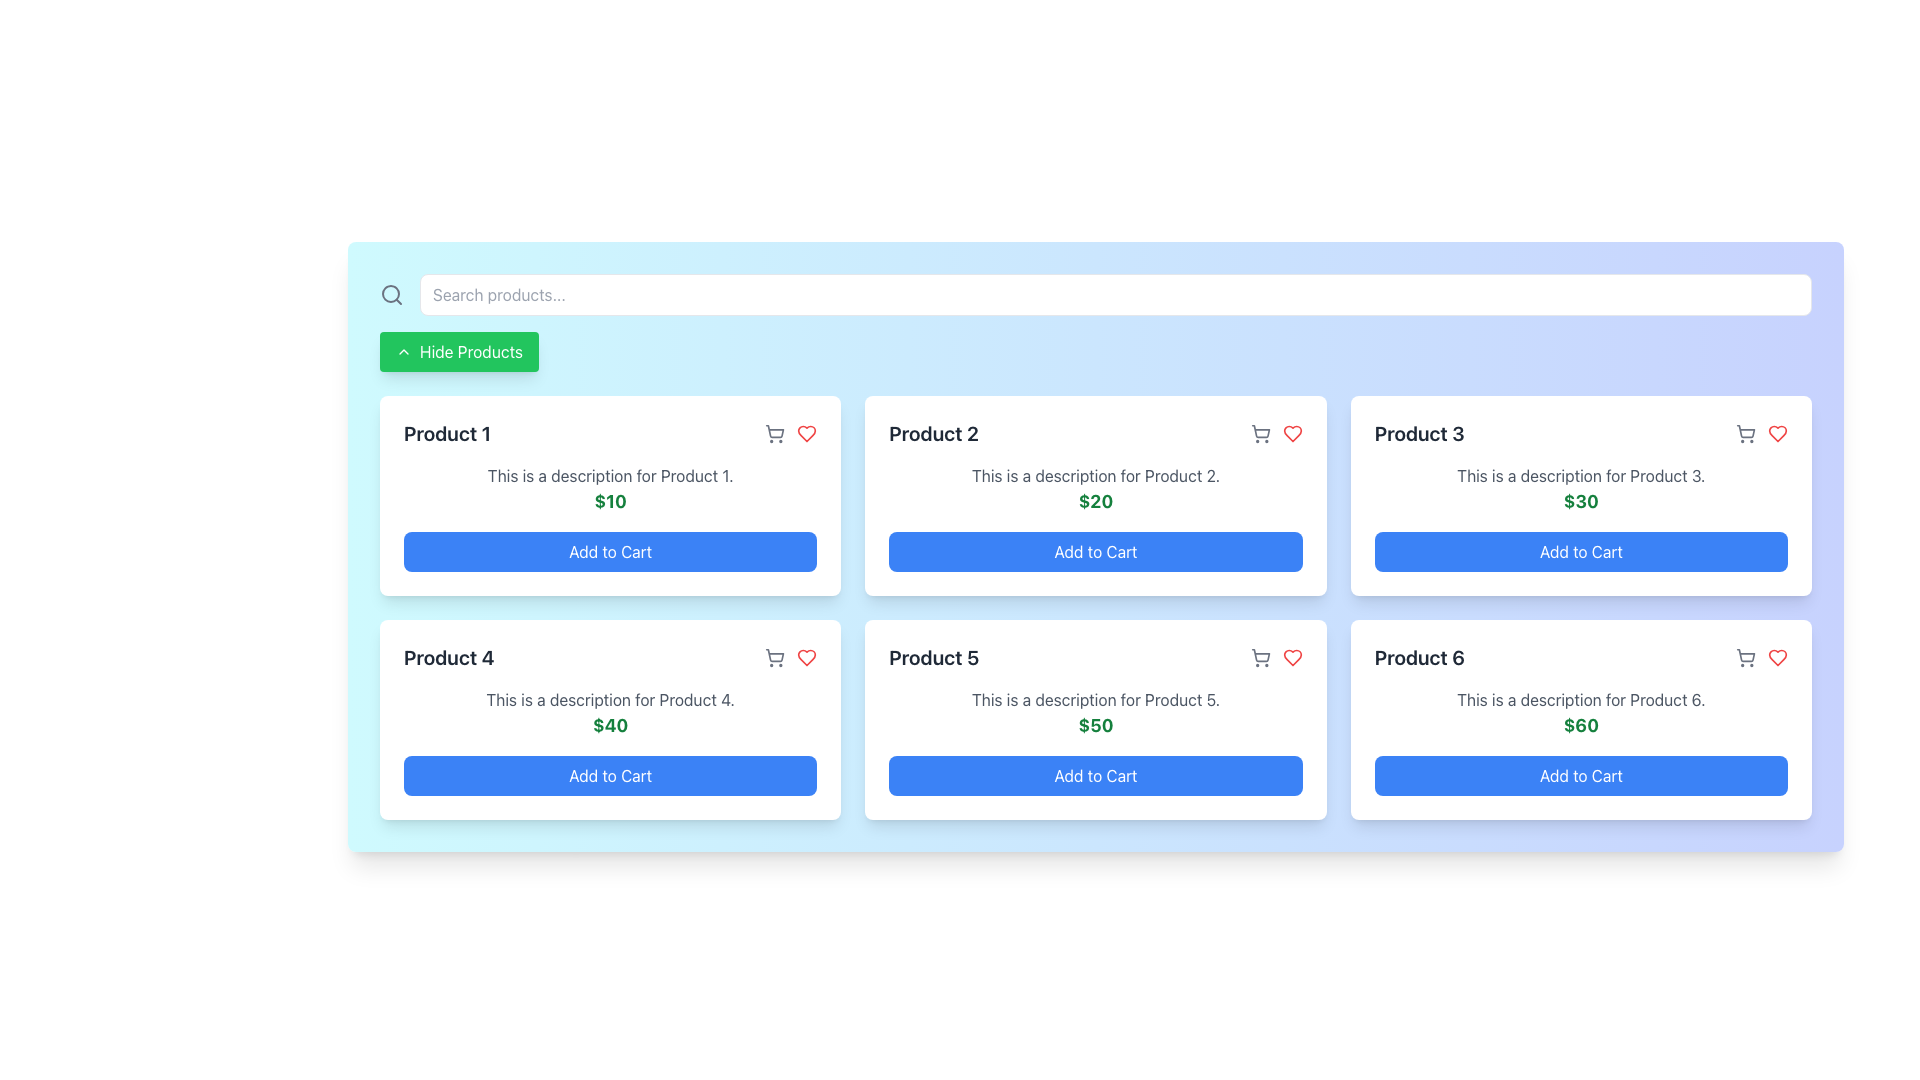 This screenshot has height=1080, width=1920. What do you see at coordinates (807, 433) in the screenshot?
I see `the heart-shaped favorite icon button, which is the second icon from the right in a horizontal arrangement, to favorite the product` at bounding box center [807, 433].